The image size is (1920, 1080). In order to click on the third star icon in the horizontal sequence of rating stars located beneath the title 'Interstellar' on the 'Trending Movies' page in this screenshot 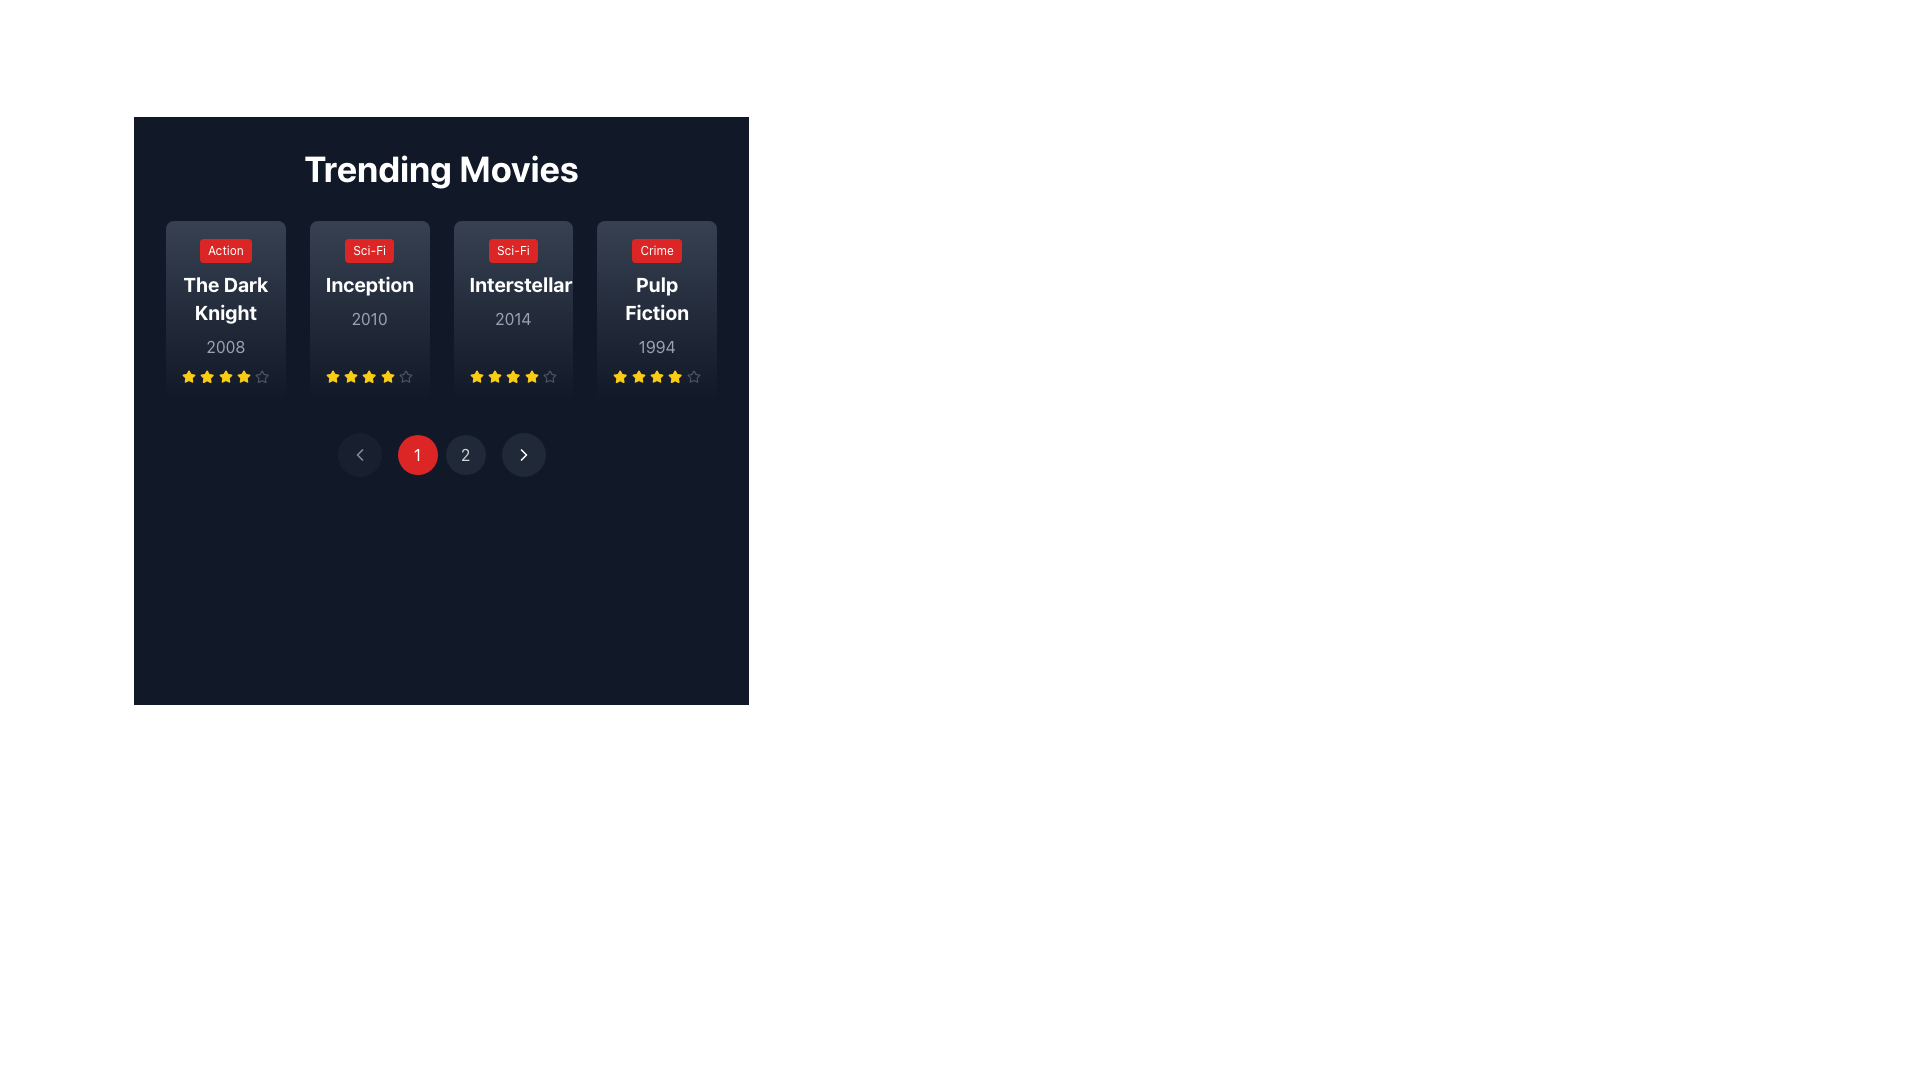, I will do `click(513, 376)`.